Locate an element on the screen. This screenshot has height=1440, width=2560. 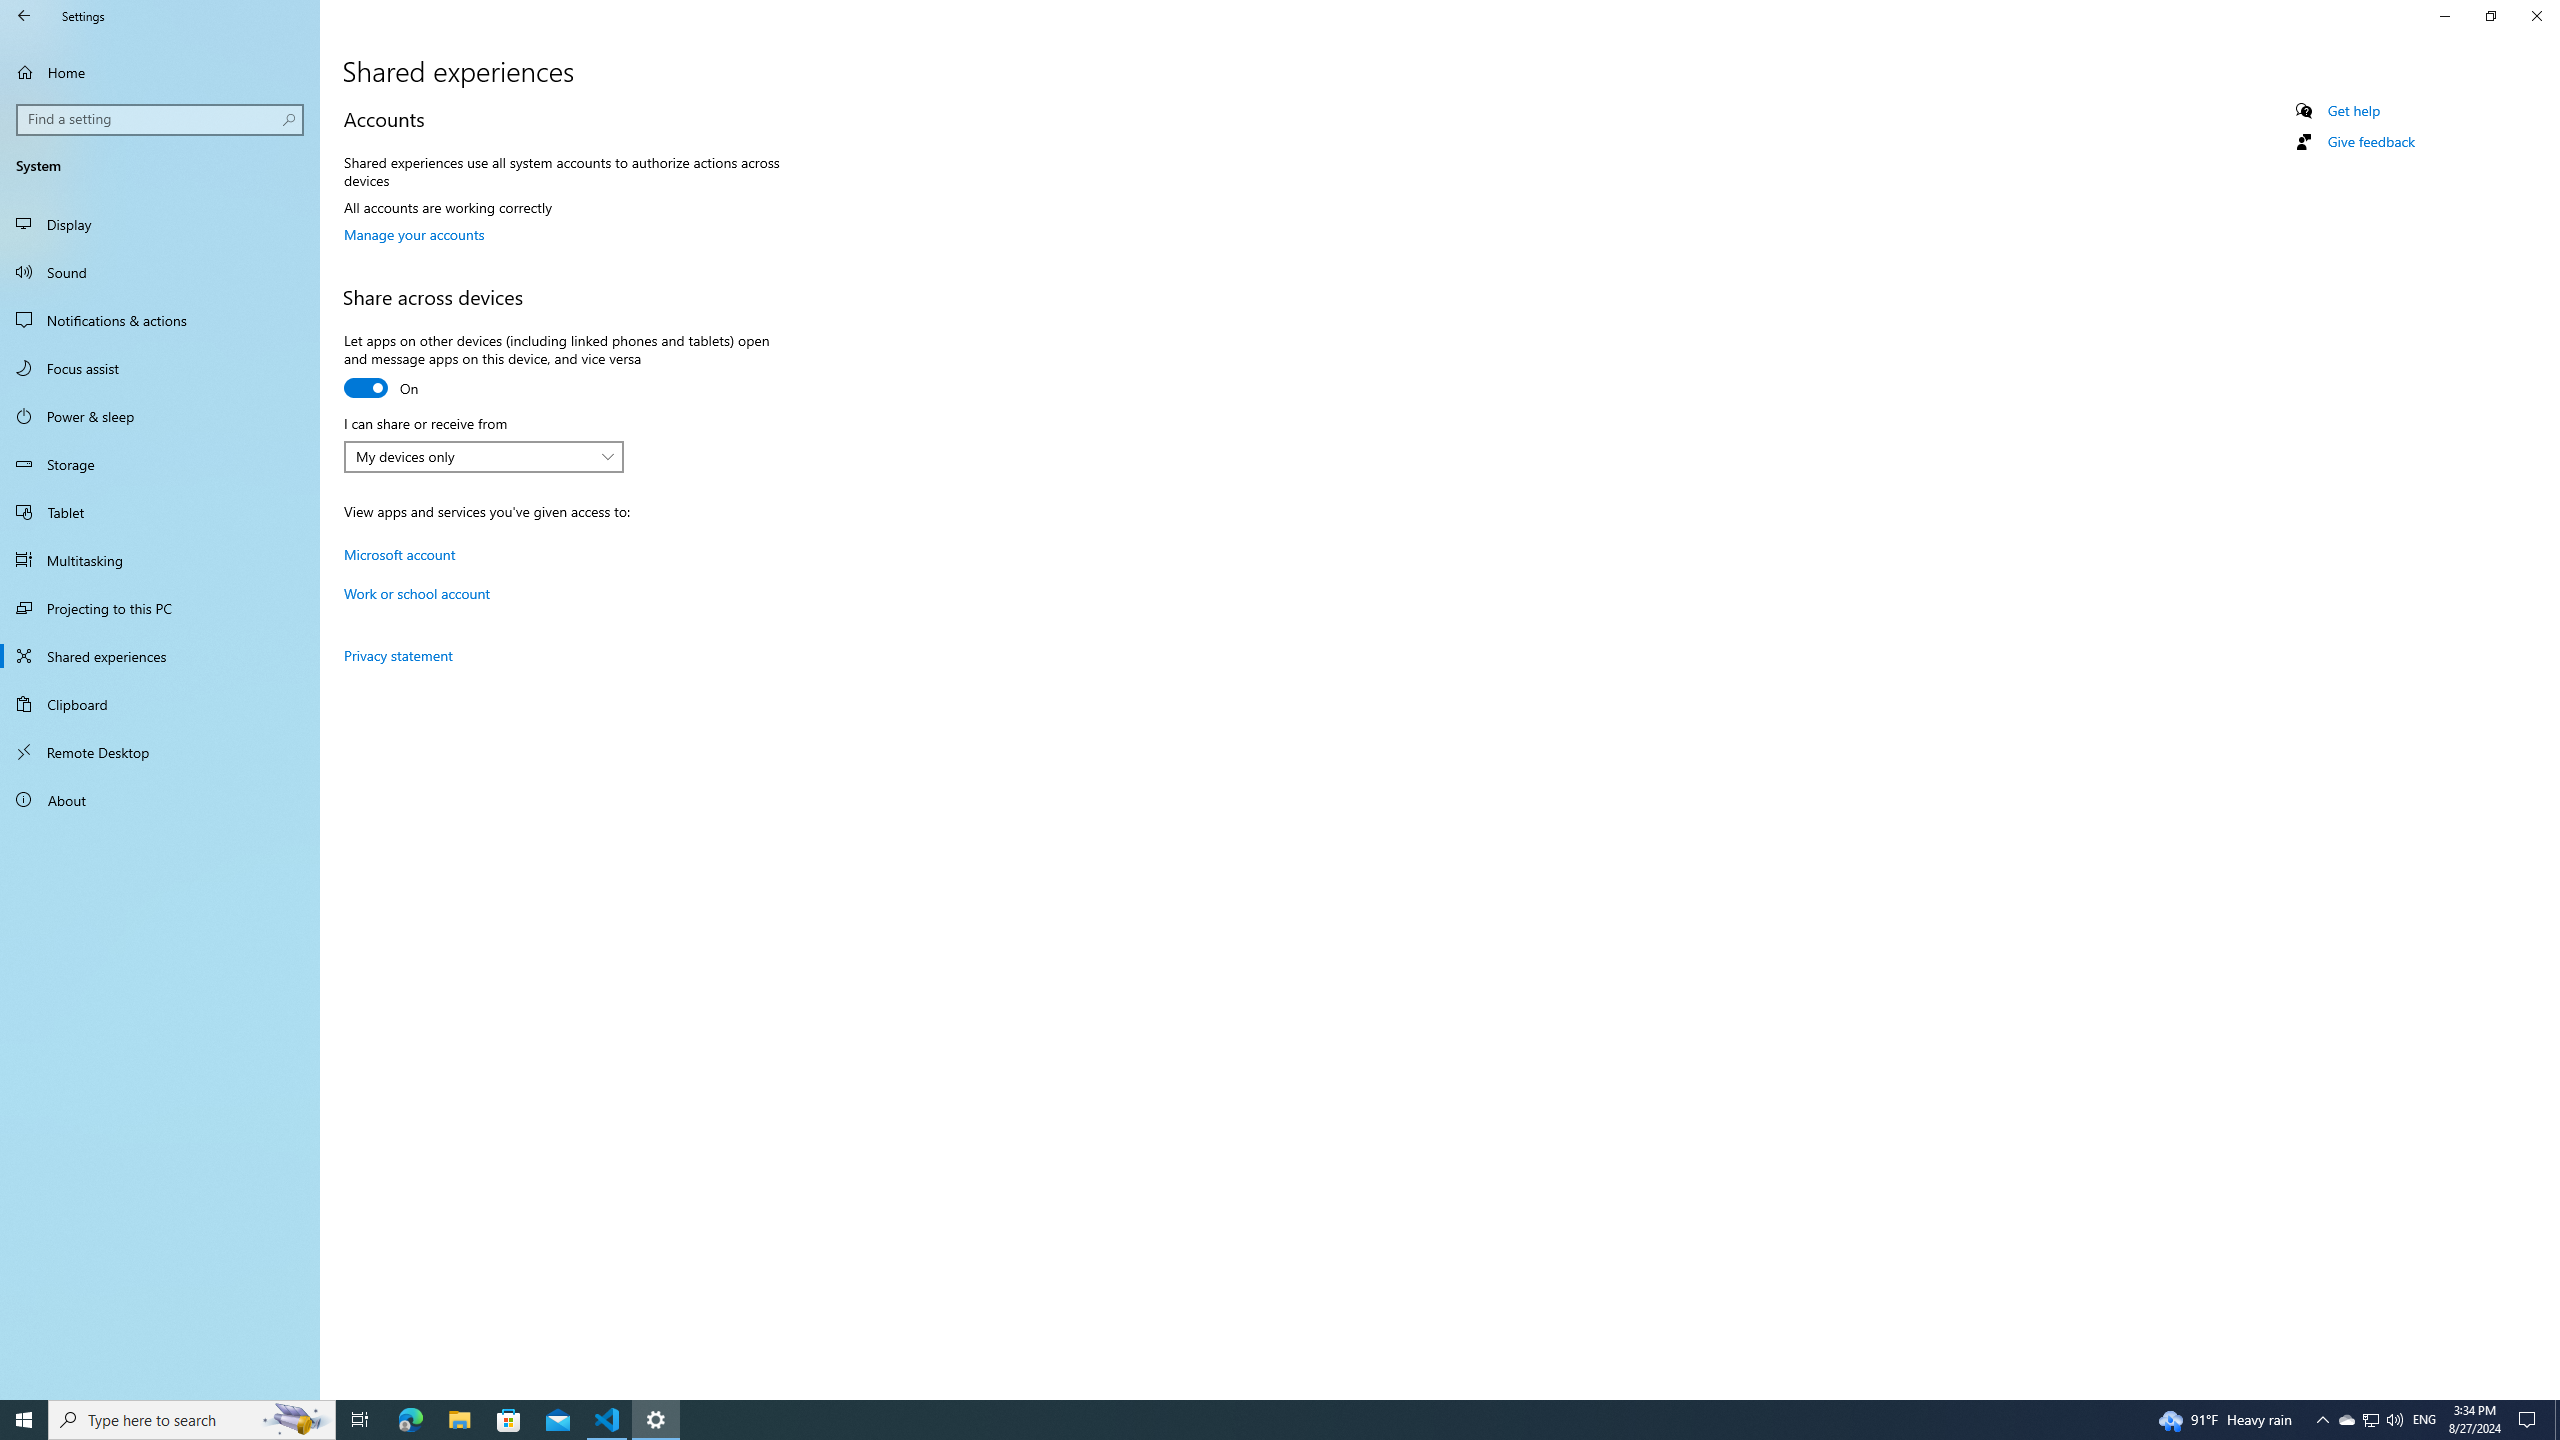
'Visual Studio Code - 1 running window' is located at coordinates (607, 1418).